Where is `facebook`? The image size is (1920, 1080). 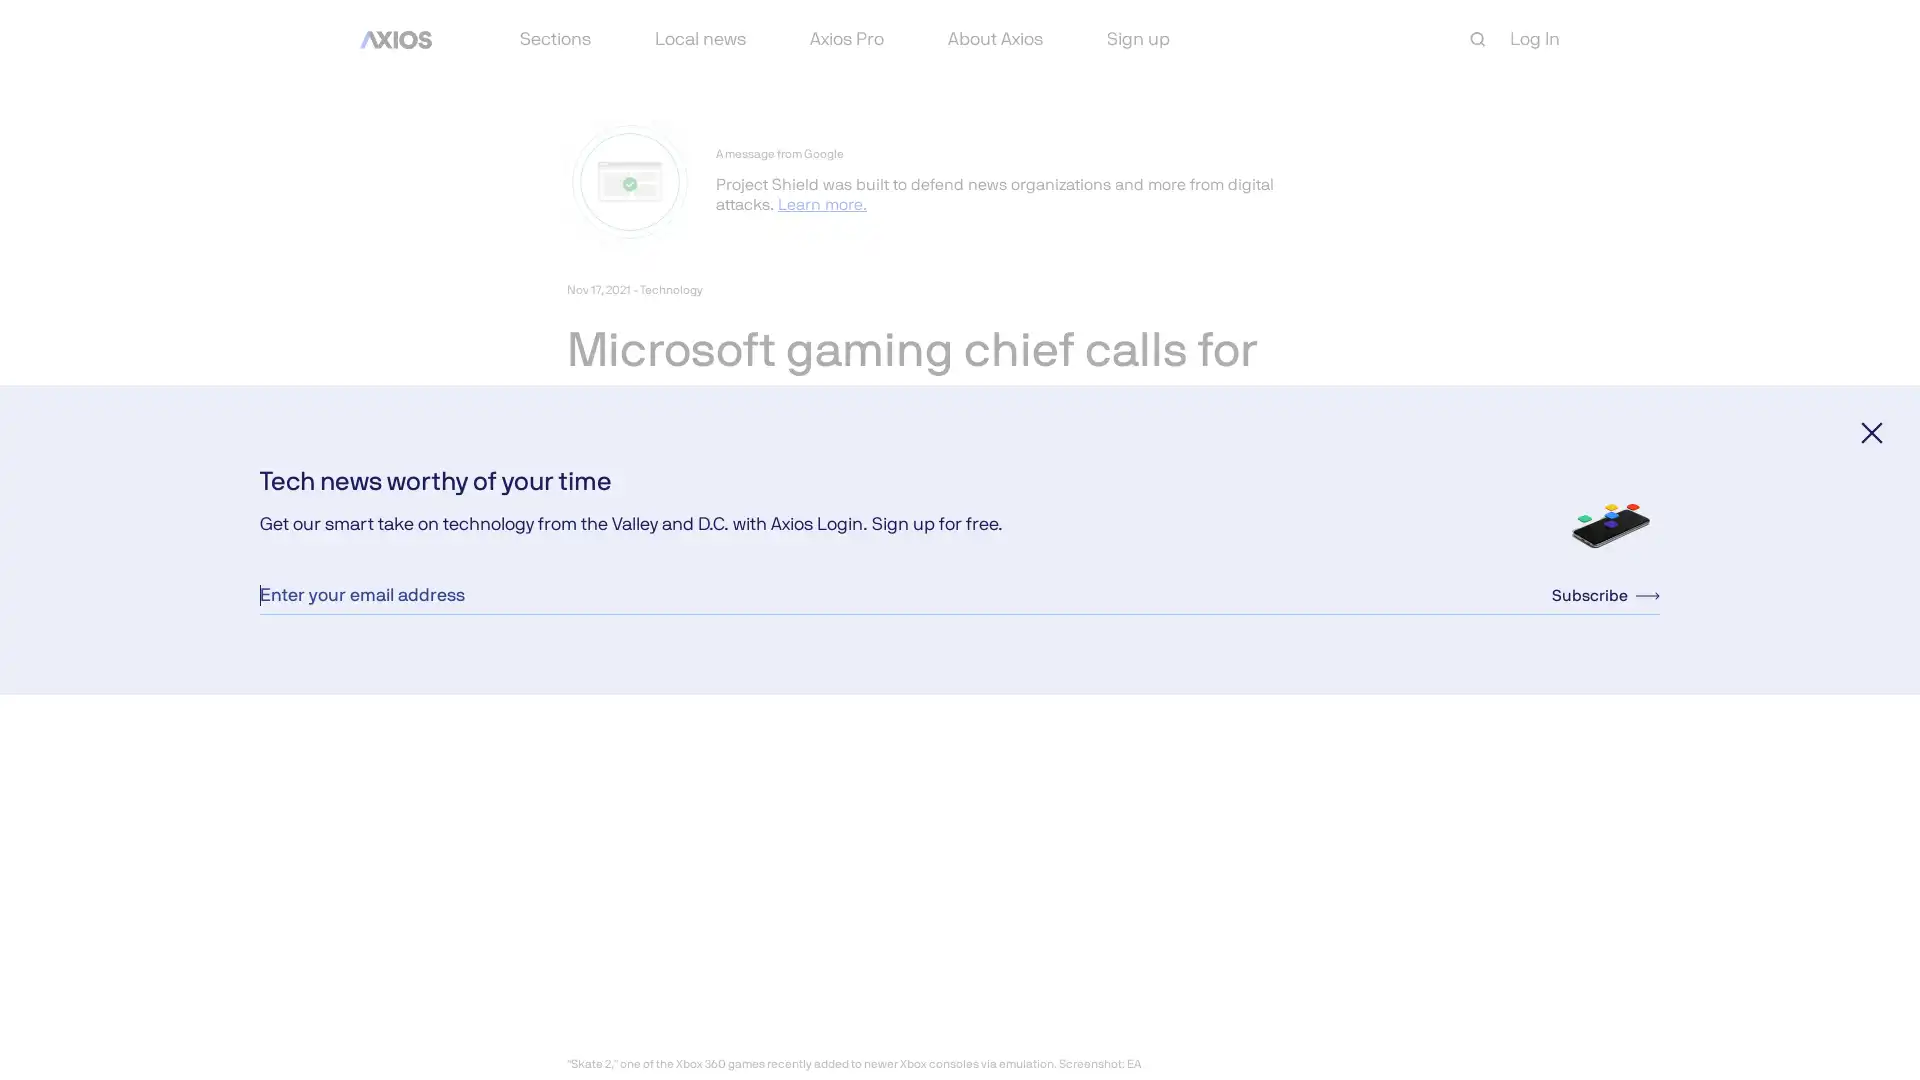
facebook is located at coordinates (580, 543).